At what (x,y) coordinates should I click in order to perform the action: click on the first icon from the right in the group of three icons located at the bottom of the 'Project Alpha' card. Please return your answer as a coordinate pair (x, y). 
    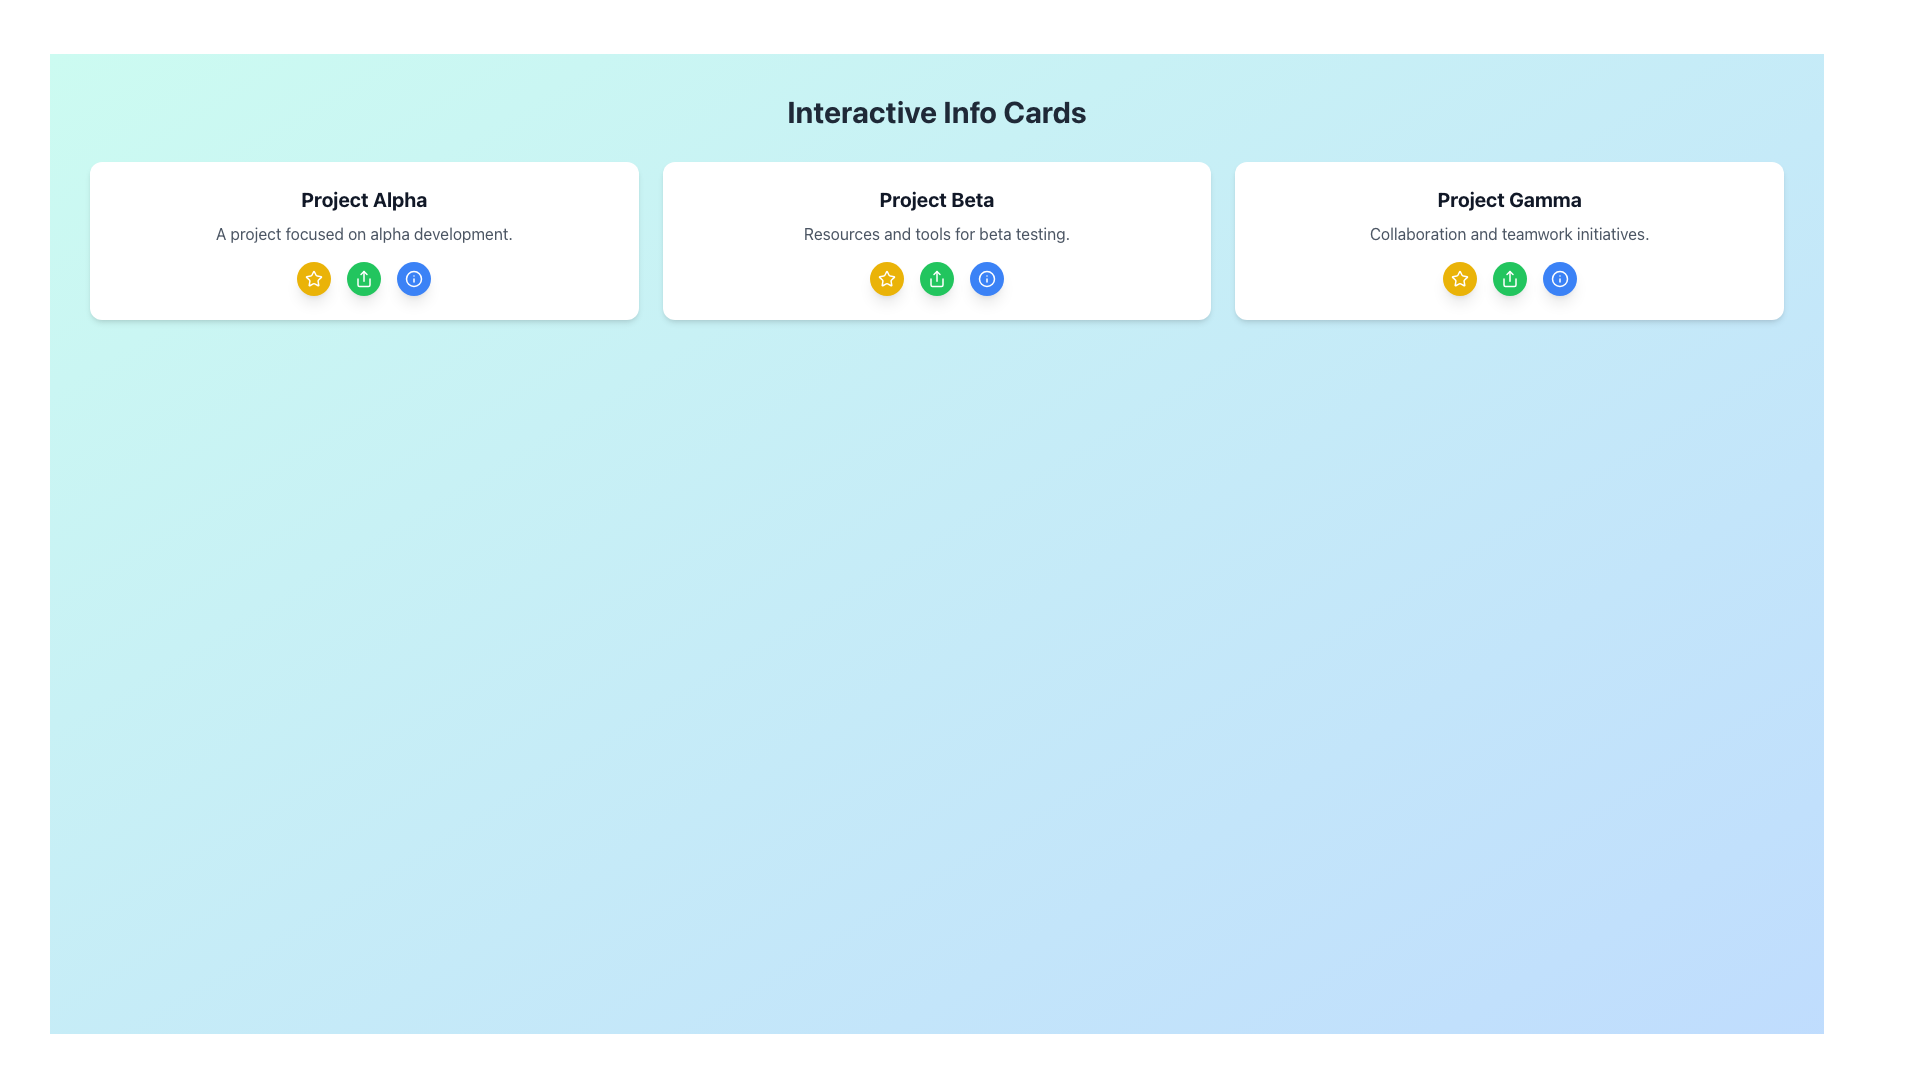
    Looking at the image, I should click on (413, 278).